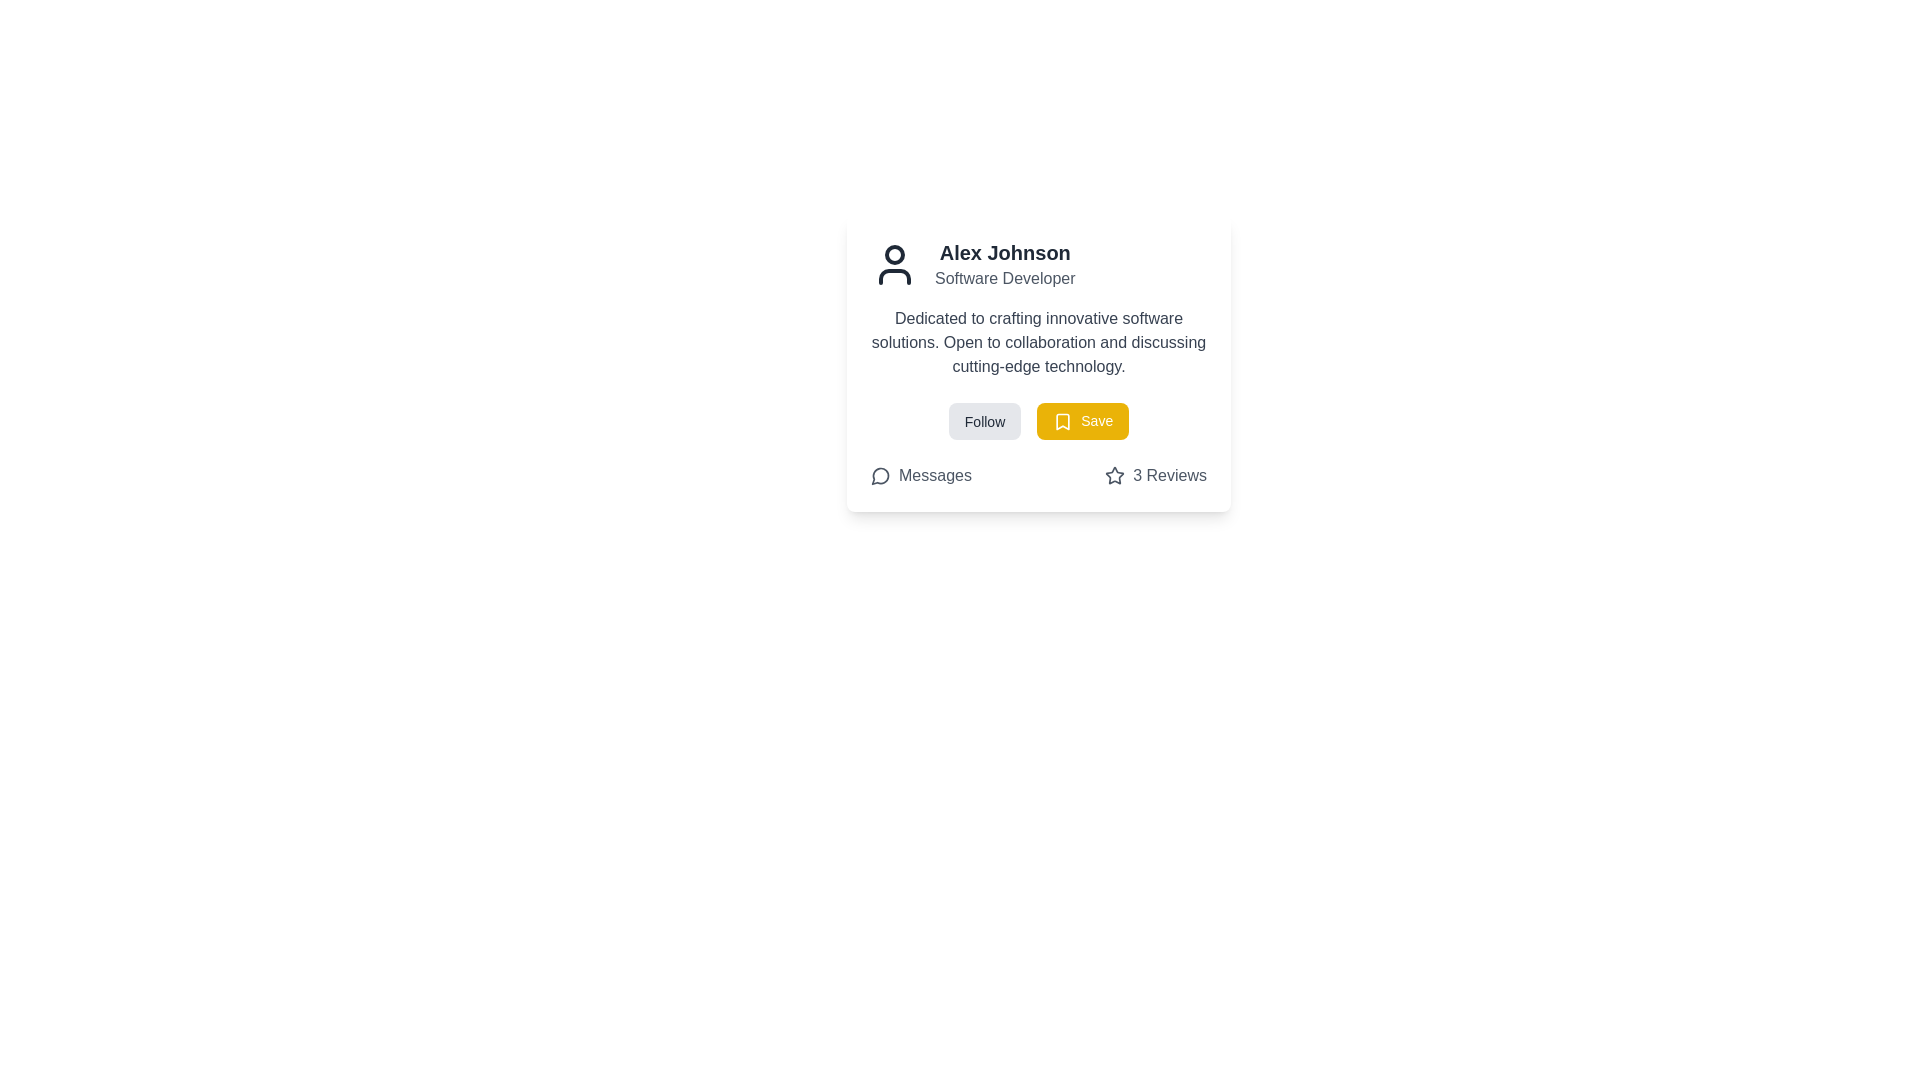  I want to click on the yellow bookmark icon located inside the 'Save' button positioned to the right of the 'Follow' button below the profile description for 'Alex Johnson', so click(1062, 421).